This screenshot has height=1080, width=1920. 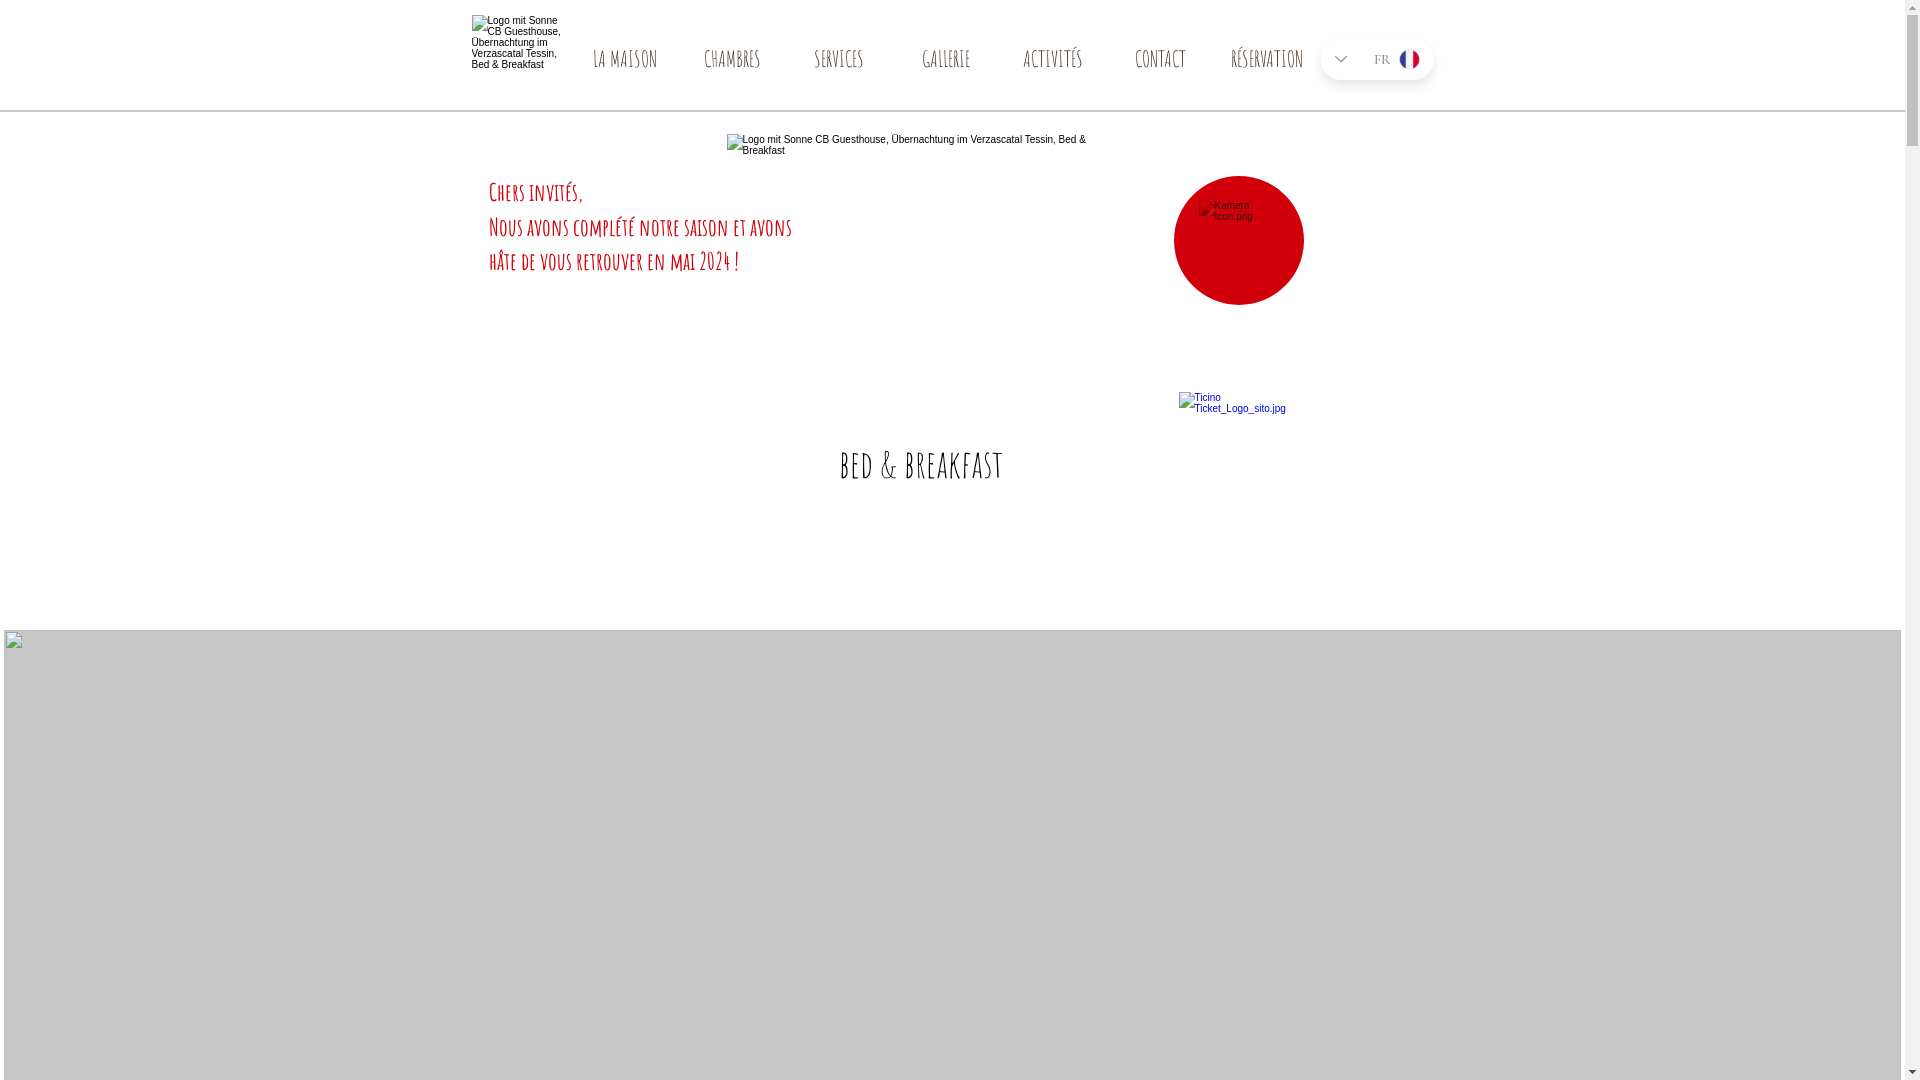 I want to click on 'GALLERIE', so click(x=944, y=64).